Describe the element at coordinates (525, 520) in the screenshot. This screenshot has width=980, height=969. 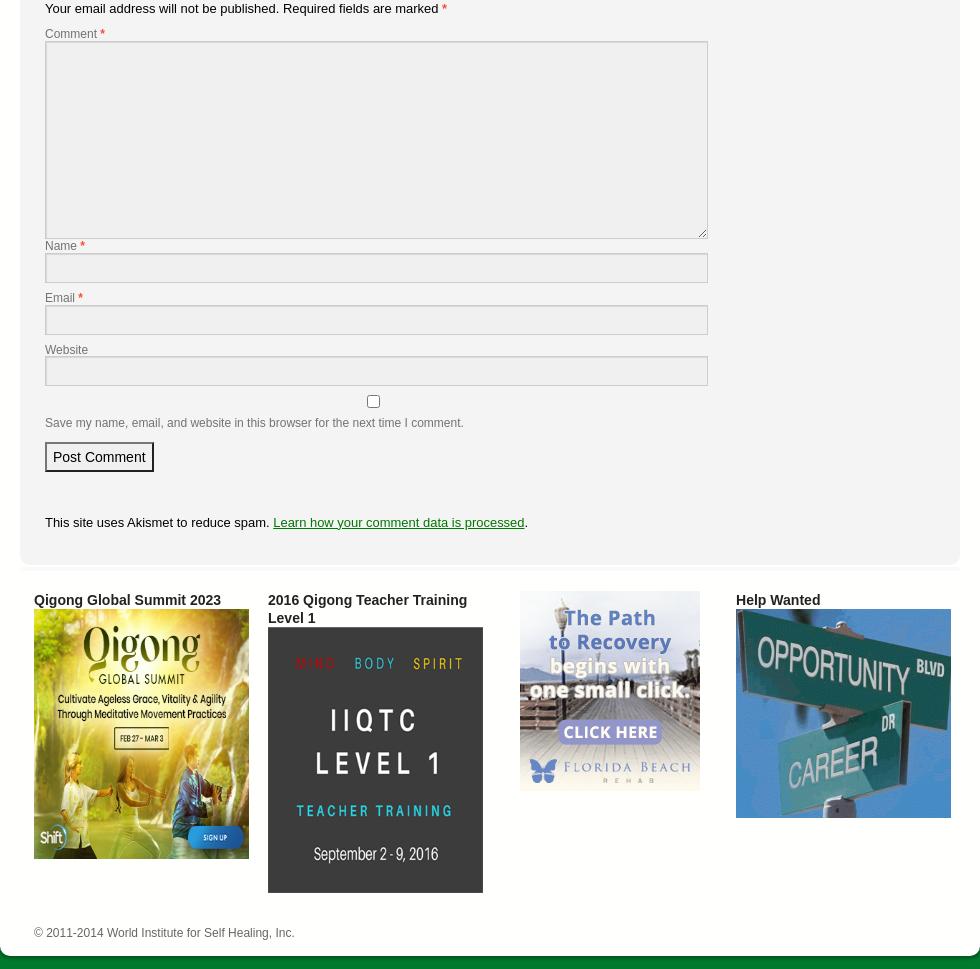
I see `'.'` at that location.